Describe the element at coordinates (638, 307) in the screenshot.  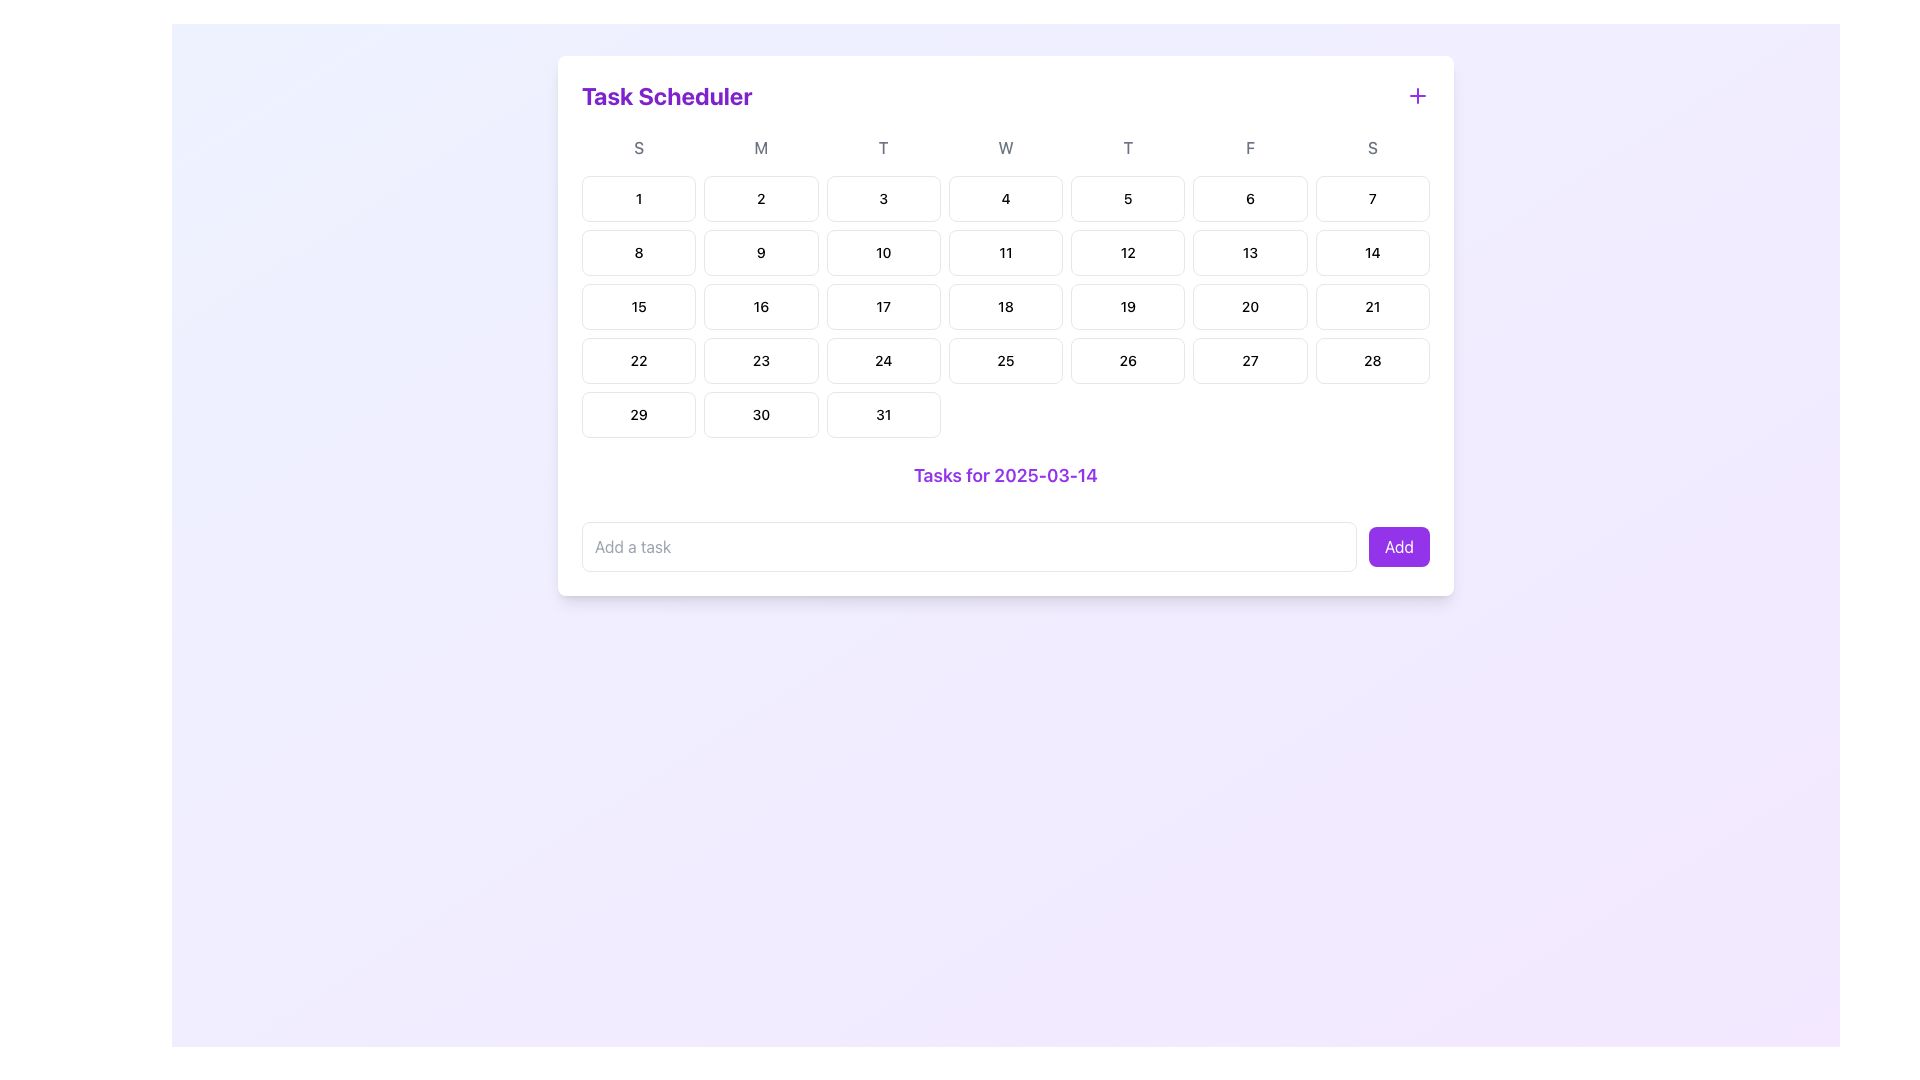
I see `the button displaying the number '15' in the calendar grid` at that location.